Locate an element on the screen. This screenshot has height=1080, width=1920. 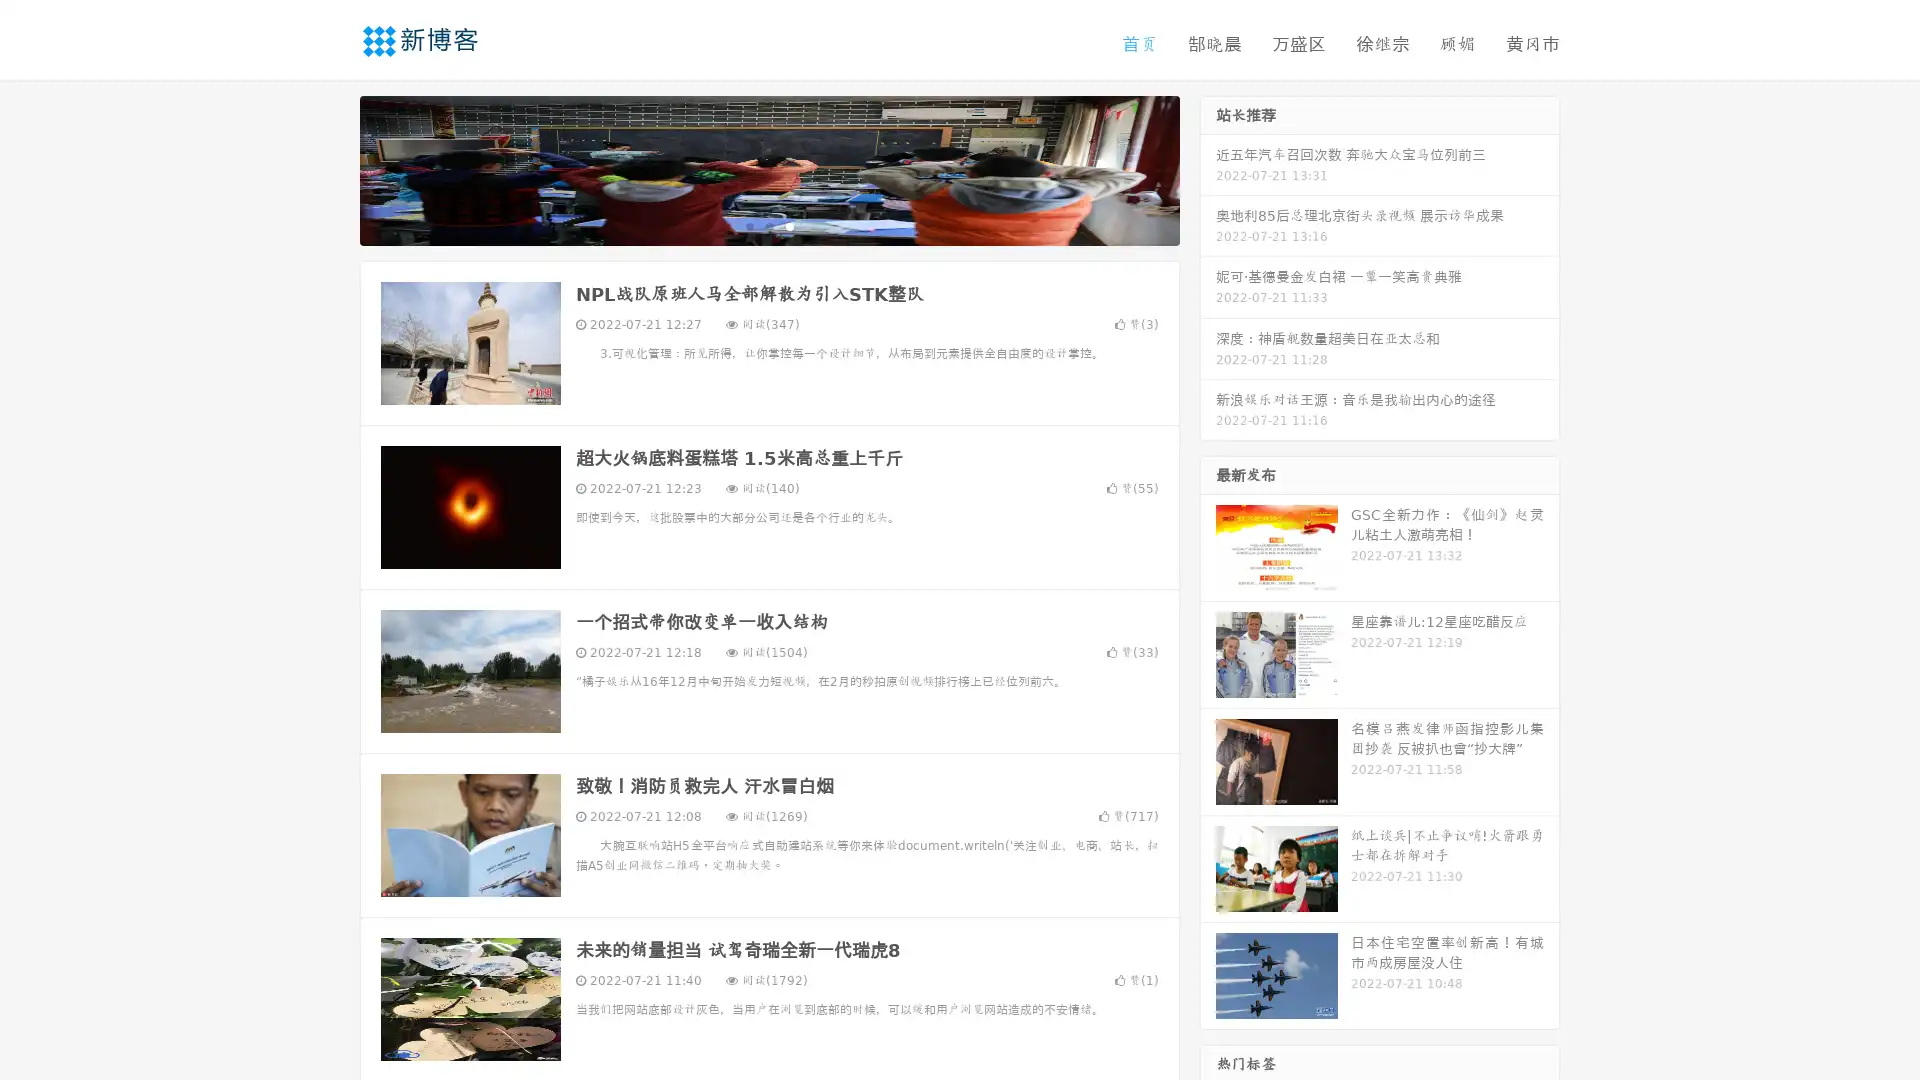
Previous slide is located at coordinates (330, 168).